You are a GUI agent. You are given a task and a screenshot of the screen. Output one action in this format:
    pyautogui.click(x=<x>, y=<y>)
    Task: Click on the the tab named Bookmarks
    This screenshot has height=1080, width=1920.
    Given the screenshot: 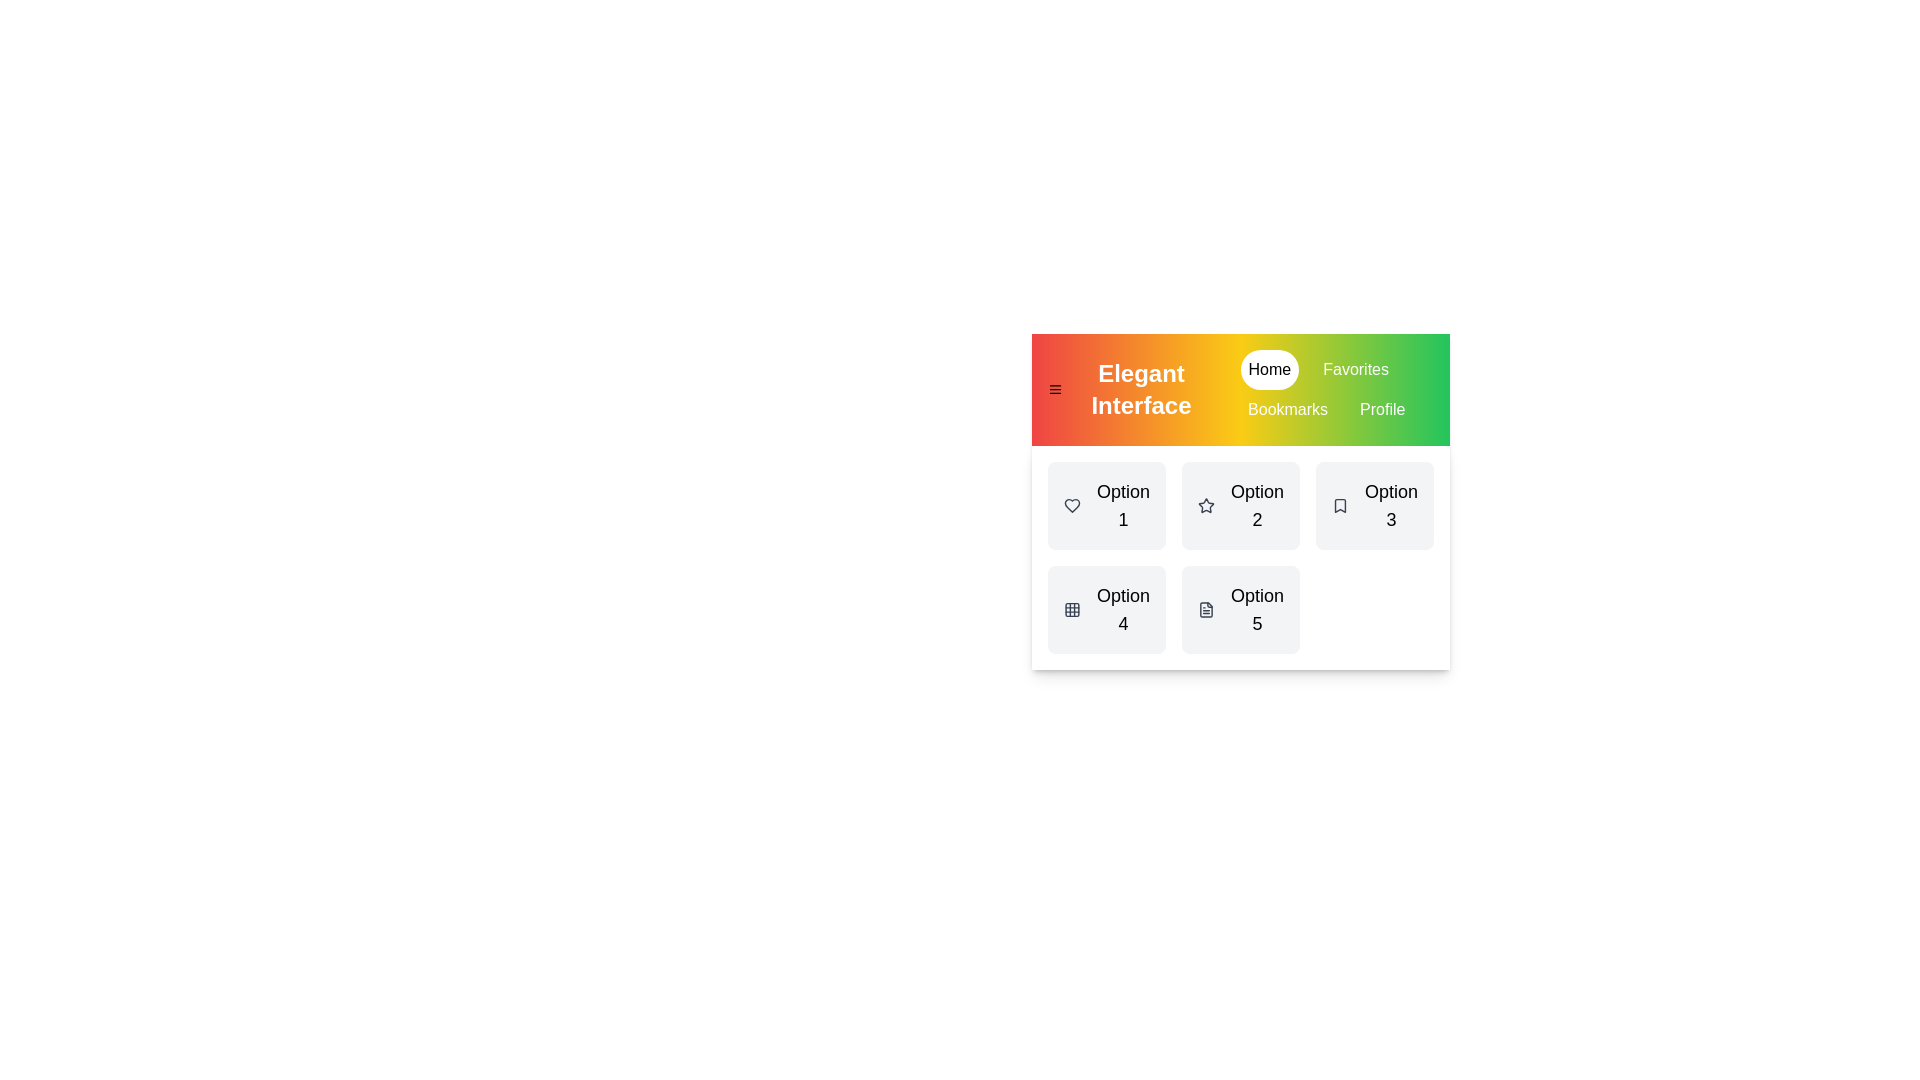 What is the action you would take?
    pyautogui.click(x=1288, y=408)
    